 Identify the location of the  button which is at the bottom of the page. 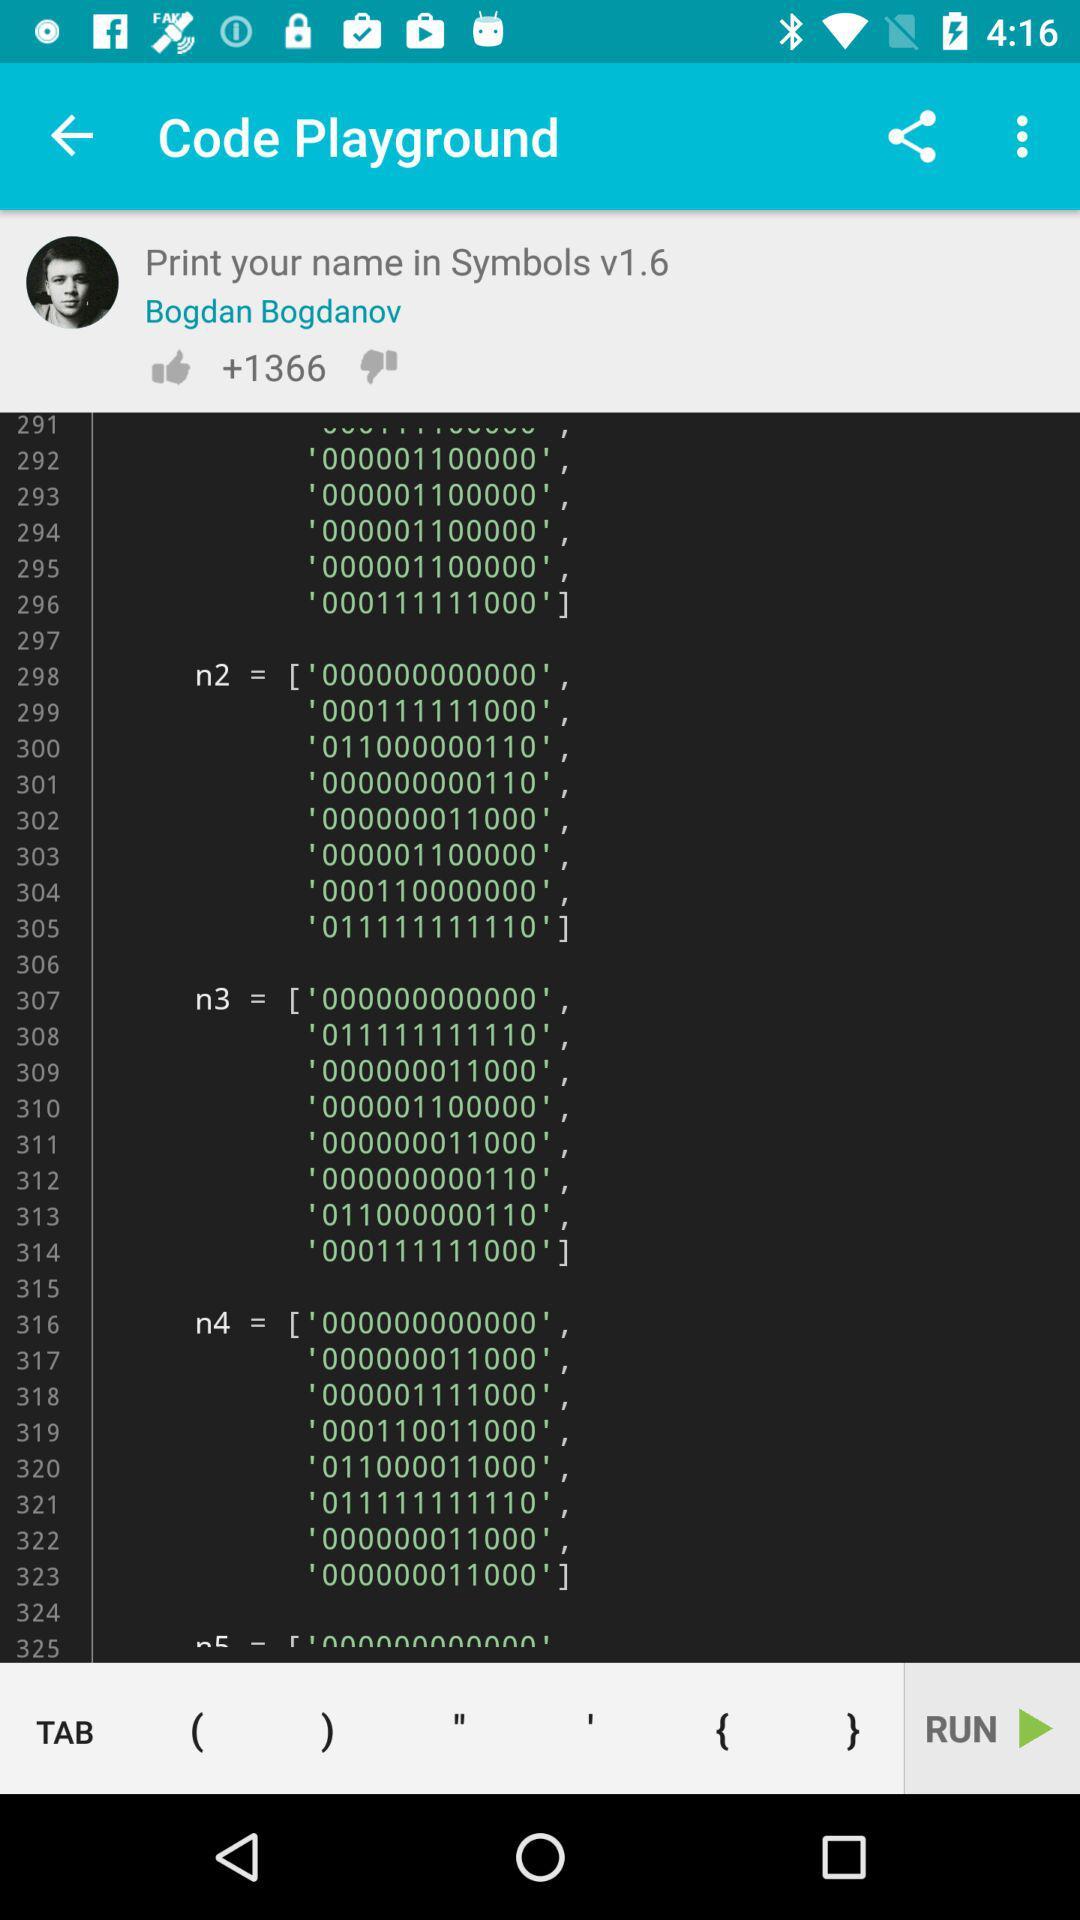
(459, 1727).